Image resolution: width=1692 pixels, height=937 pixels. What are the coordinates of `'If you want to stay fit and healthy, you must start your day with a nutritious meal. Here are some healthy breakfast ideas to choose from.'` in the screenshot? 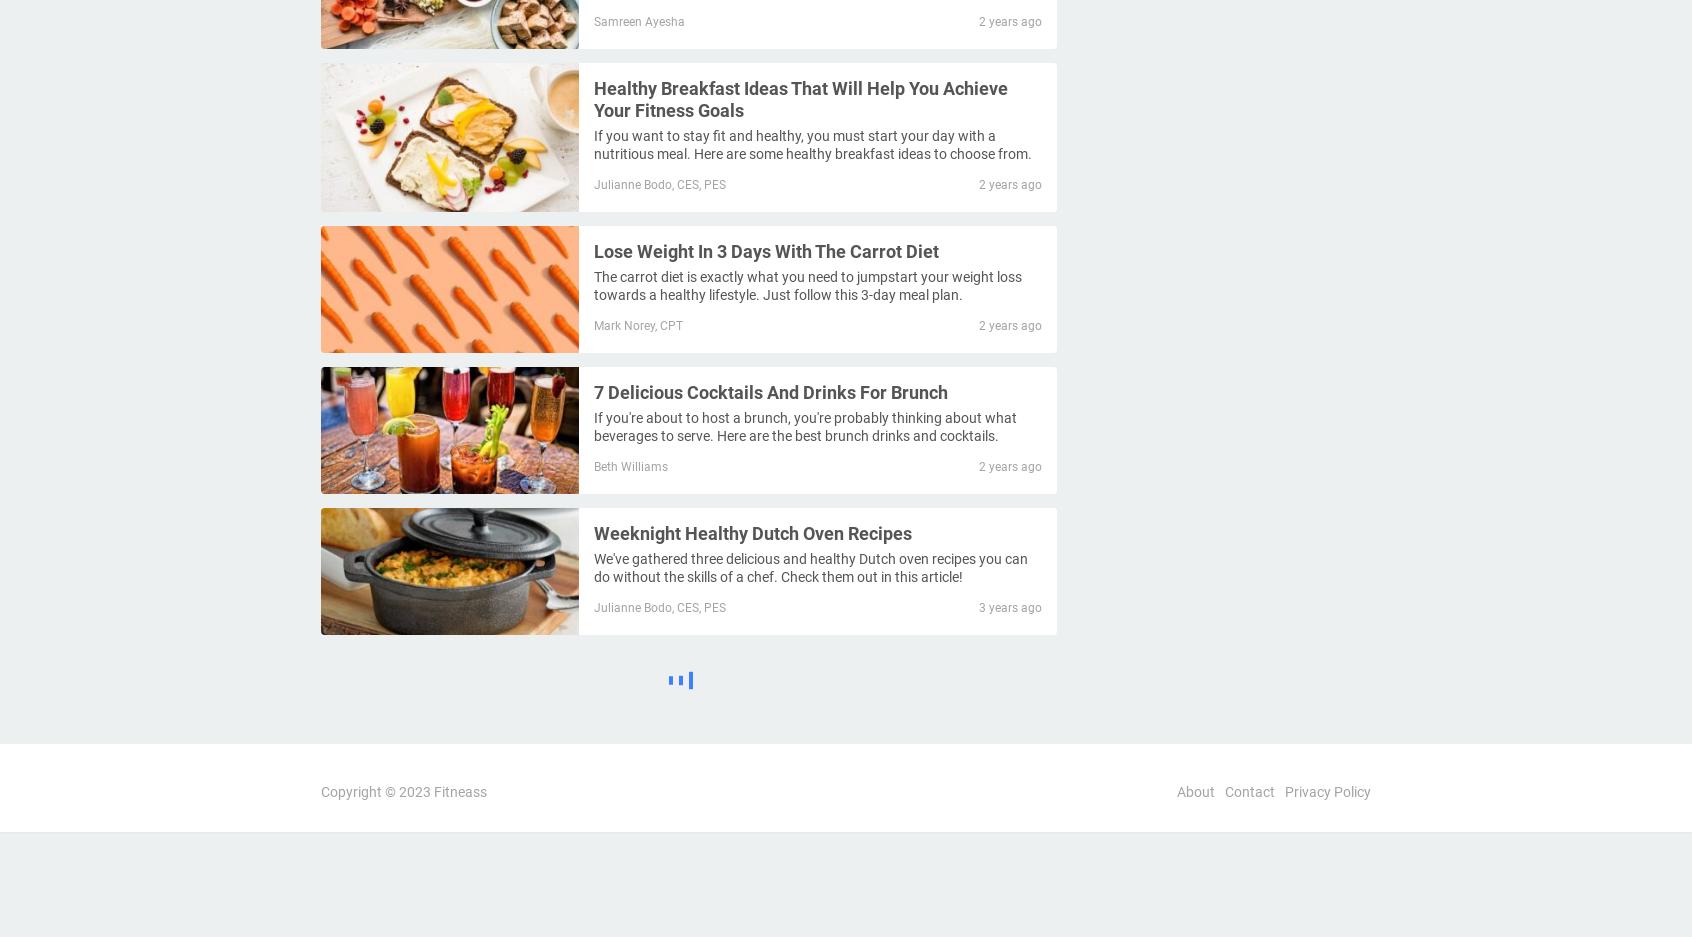 It's located at (592, 144).